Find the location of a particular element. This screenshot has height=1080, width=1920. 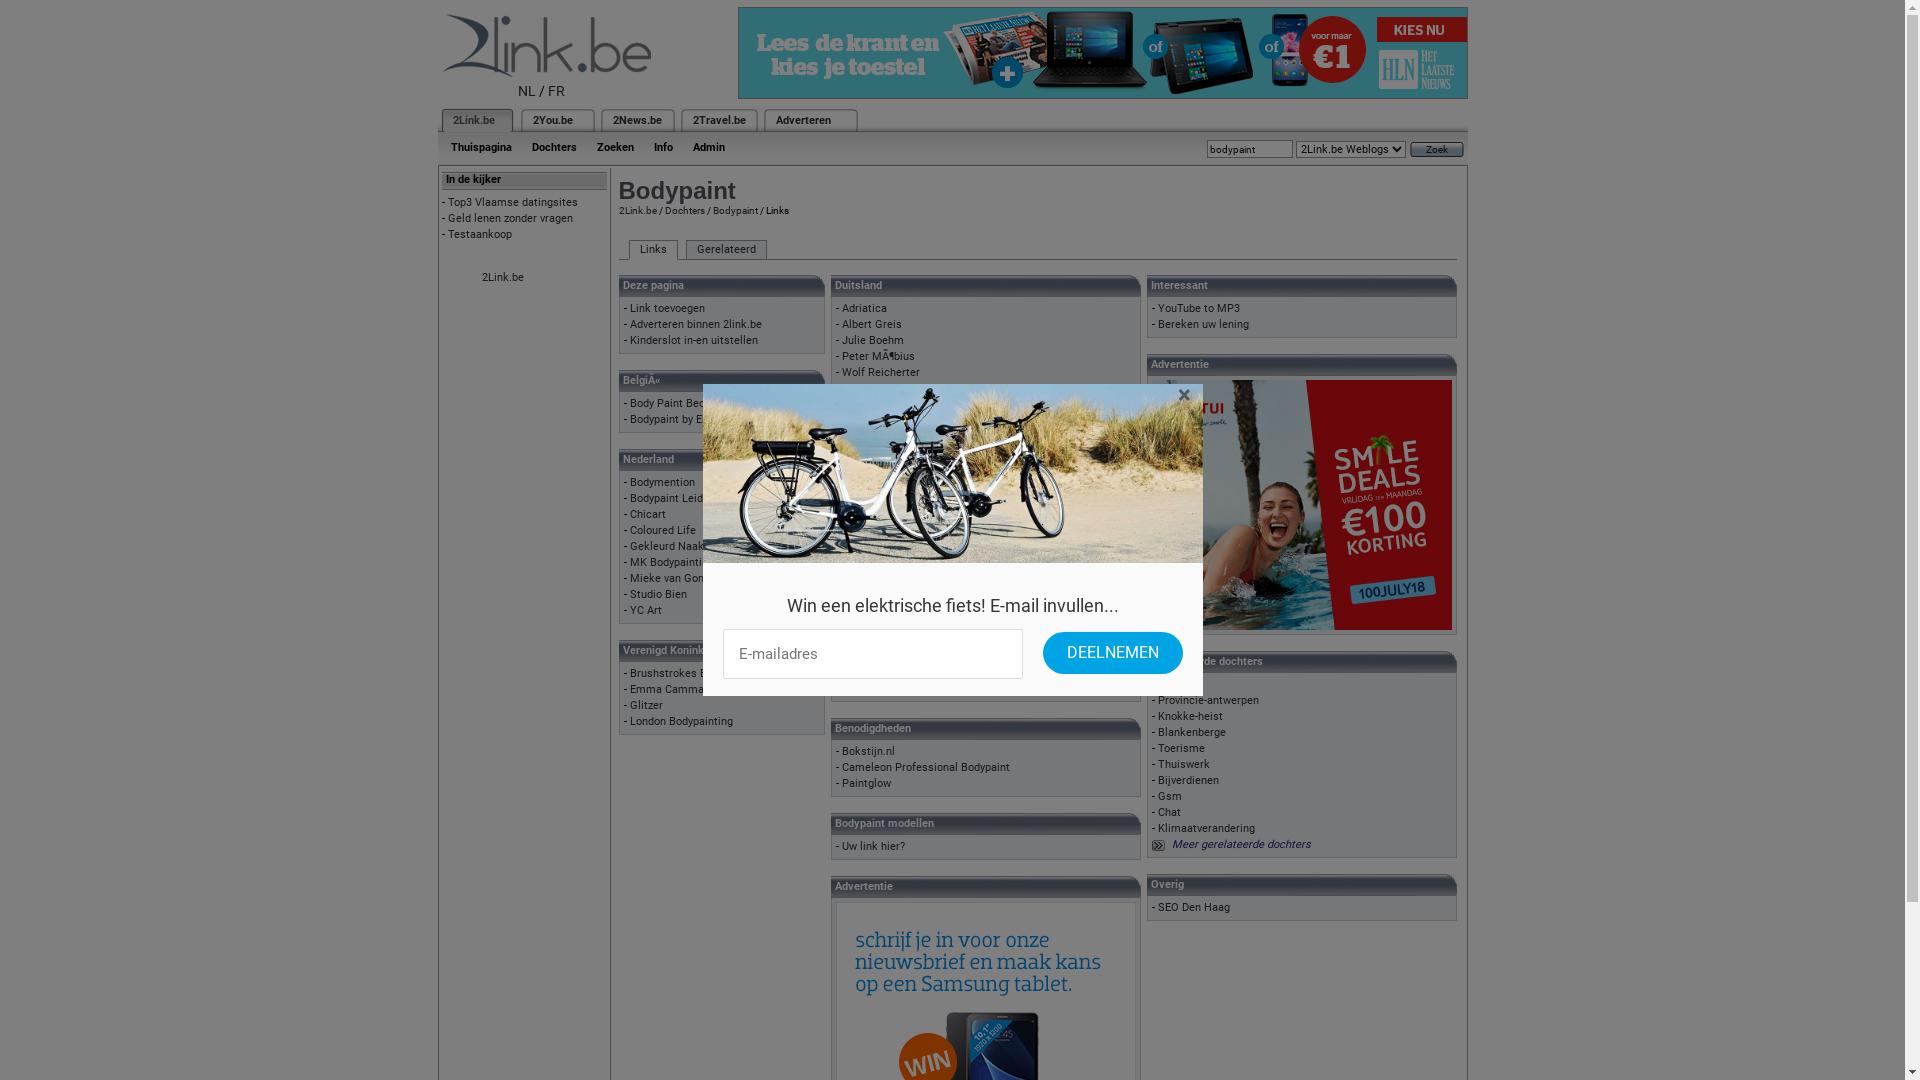

'Bodypaint Leiden' is located at coordinates (672, 497).